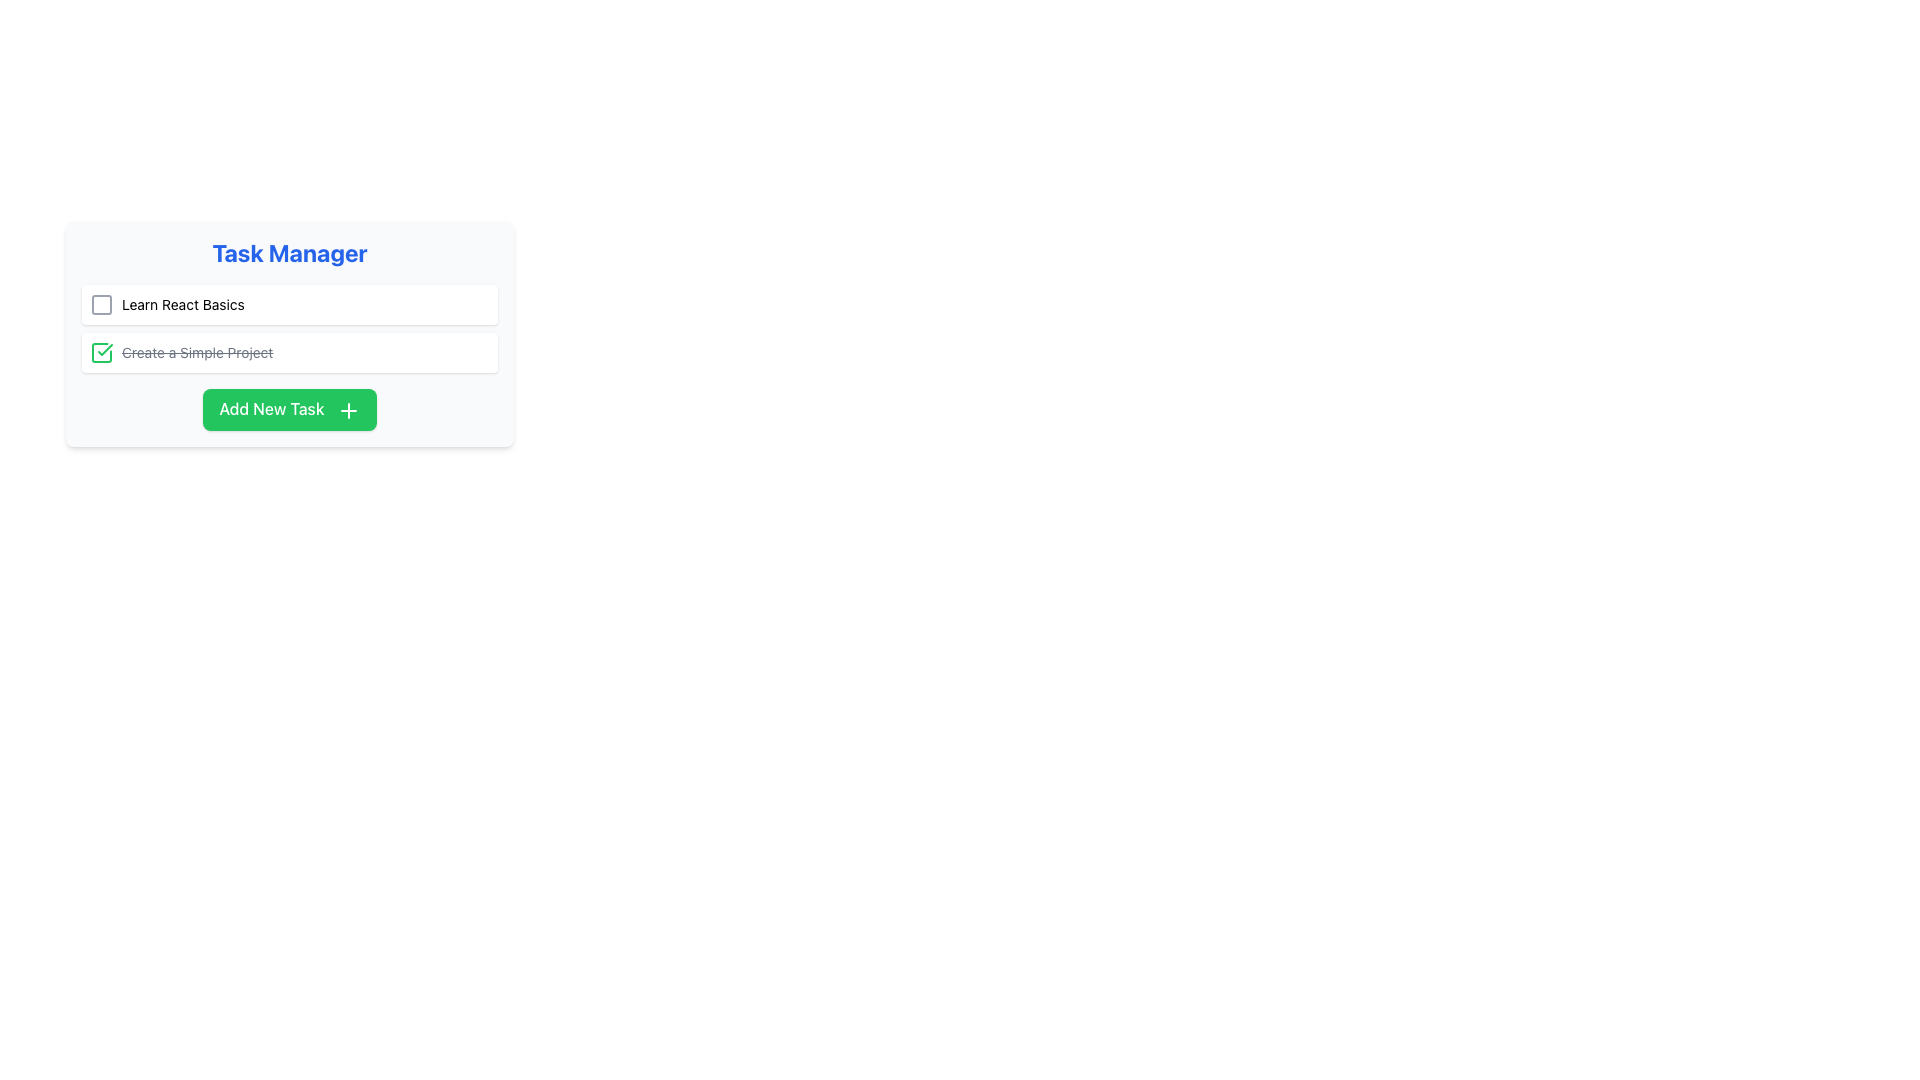 The image size is (1920, 1080). Describe the element at coordinates (167, 304) in the screenshot. I see `the first task entry in the vertical list under the 'Task Manager' header` at that location.